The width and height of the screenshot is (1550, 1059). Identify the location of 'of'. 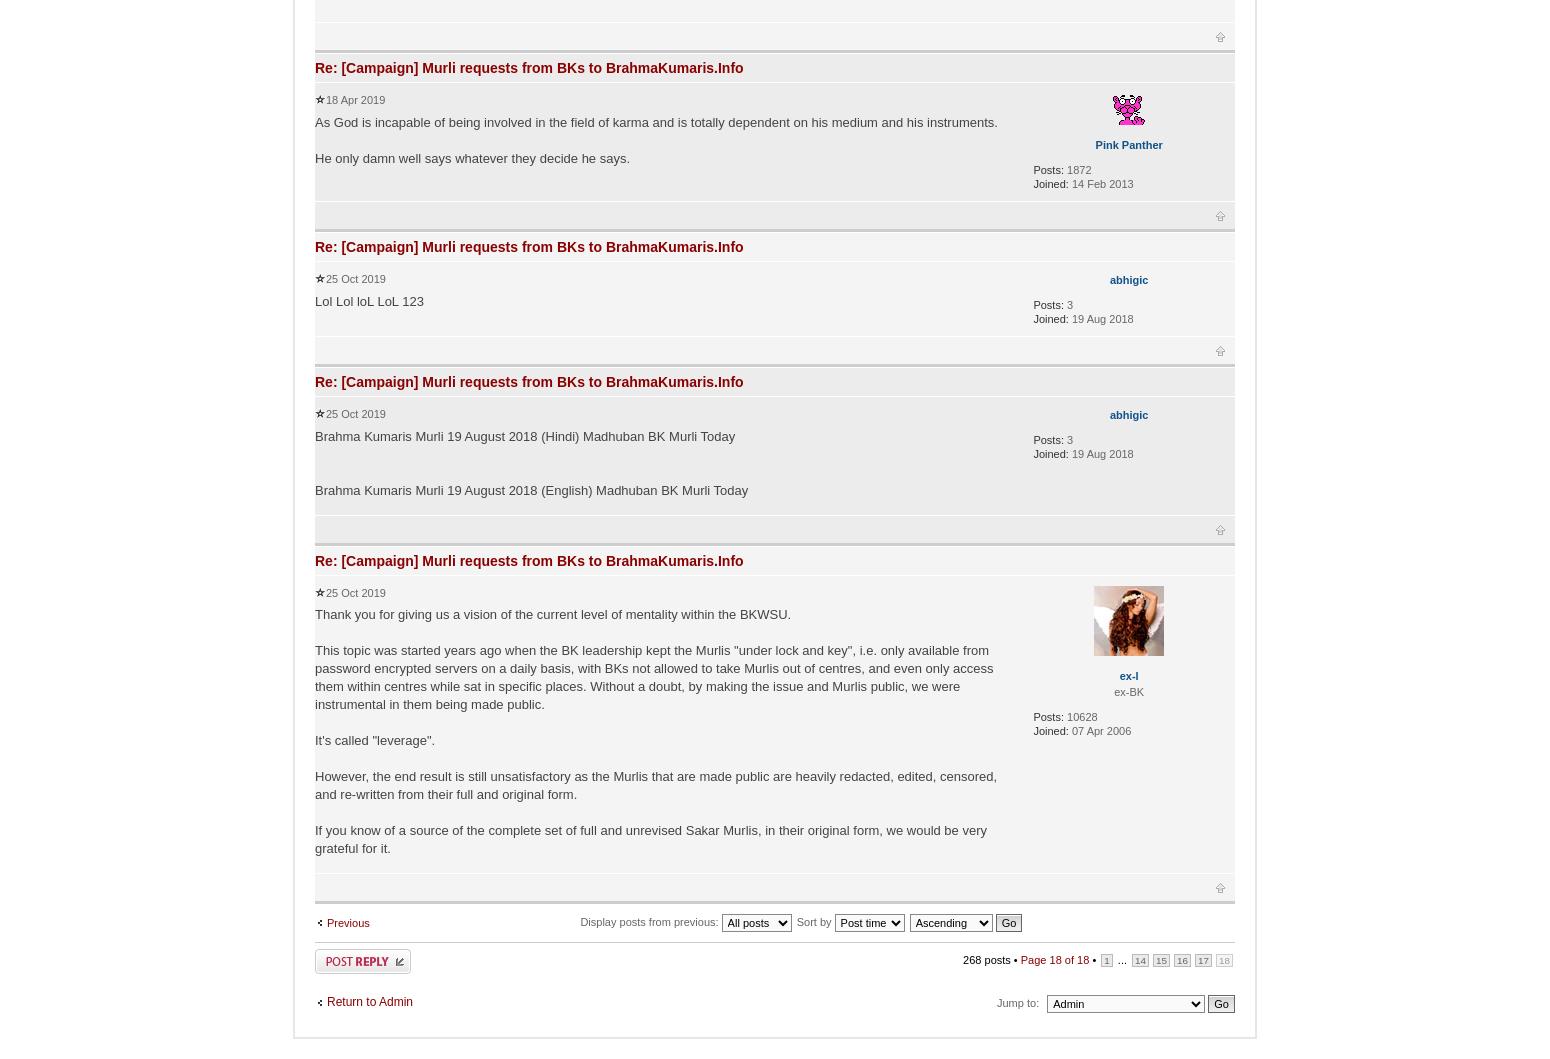
(1069, 958).